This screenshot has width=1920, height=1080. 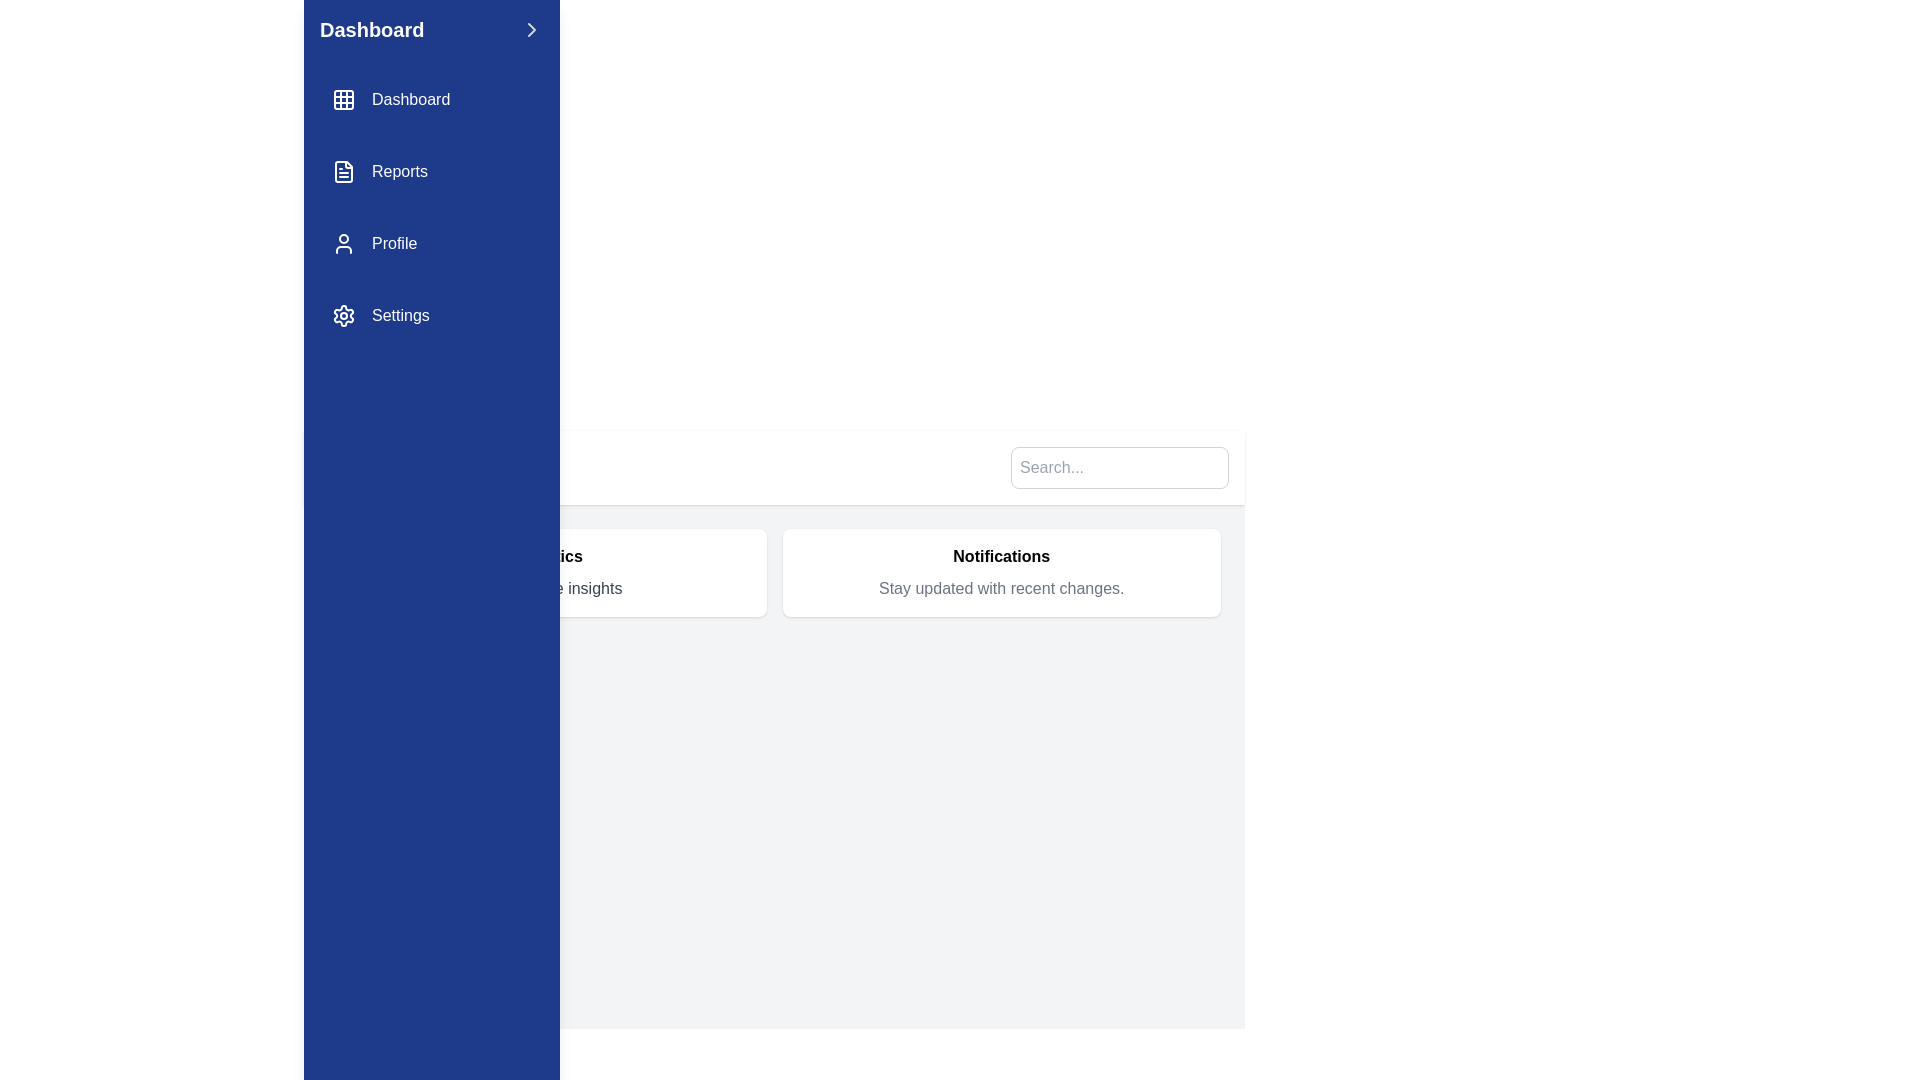 What do you see at coordinates (399, 171) in the screenshot?
I see `the 'Reports' text label, which is styled with a white font on a blue background and is located in the second row of the vertical navigation menu` at bounding box center [399, 171].